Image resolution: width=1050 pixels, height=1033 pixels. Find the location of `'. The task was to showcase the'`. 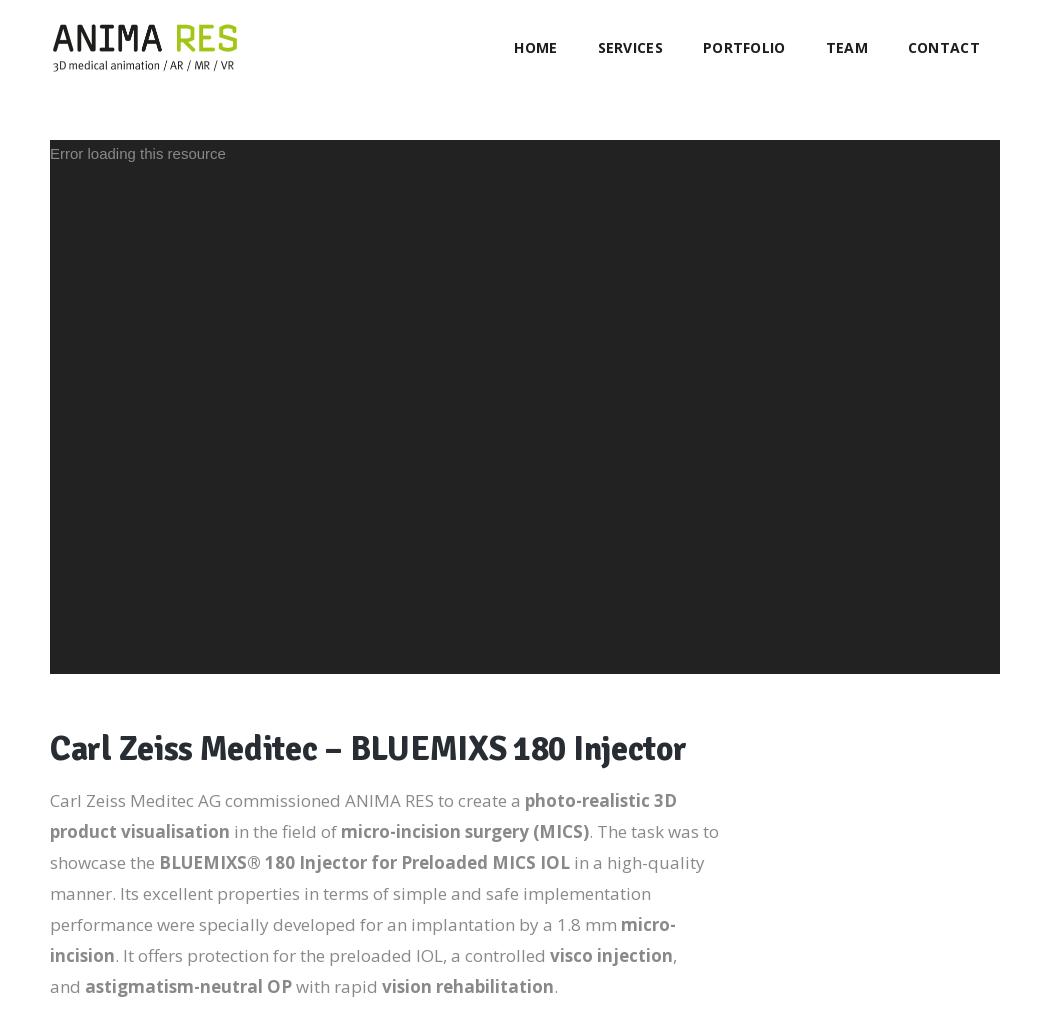

'. The task was to showcase the' is located at coordinates (48, 846).